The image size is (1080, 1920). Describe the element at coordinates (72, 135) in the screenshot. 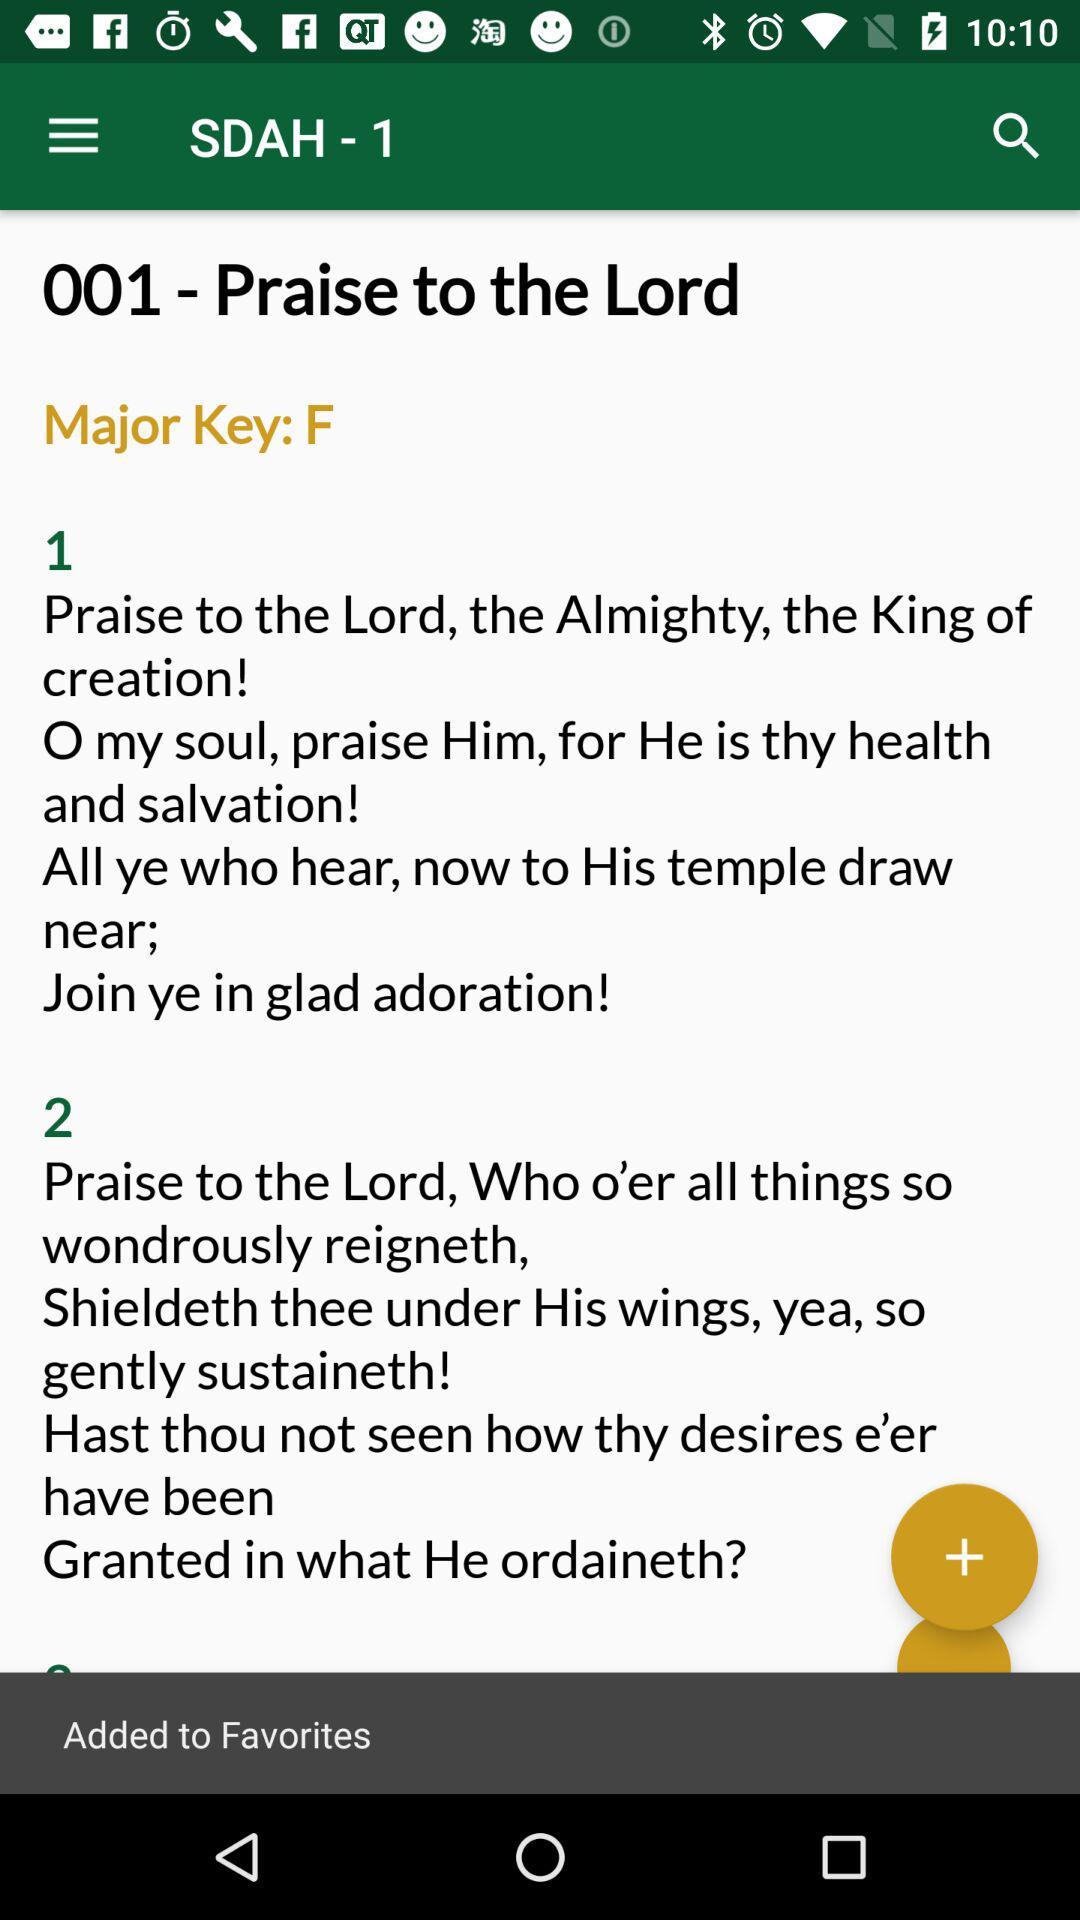

I see `the icon to the left of sdah - 1 item` at that location.